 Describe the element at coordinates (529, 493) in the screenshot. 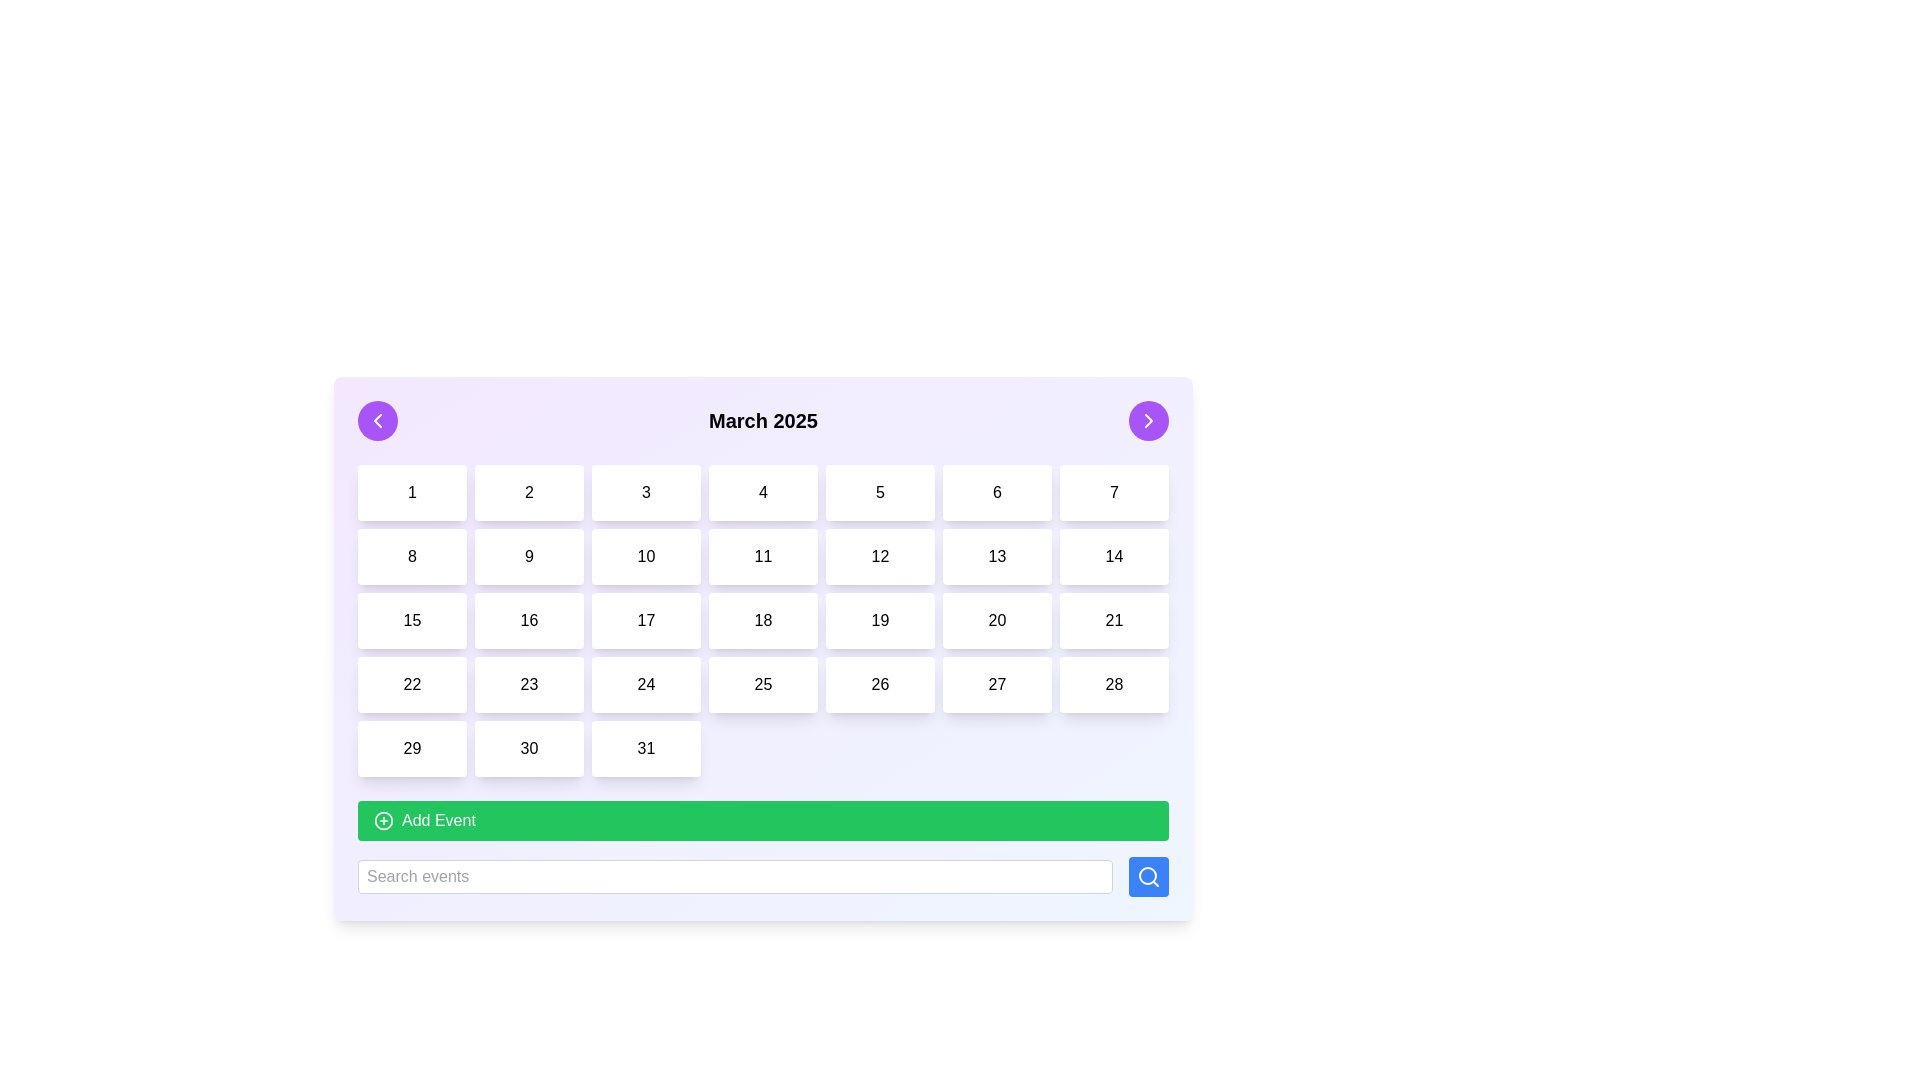

I see `the square button with a white background containing the number '2' in black` at that location.